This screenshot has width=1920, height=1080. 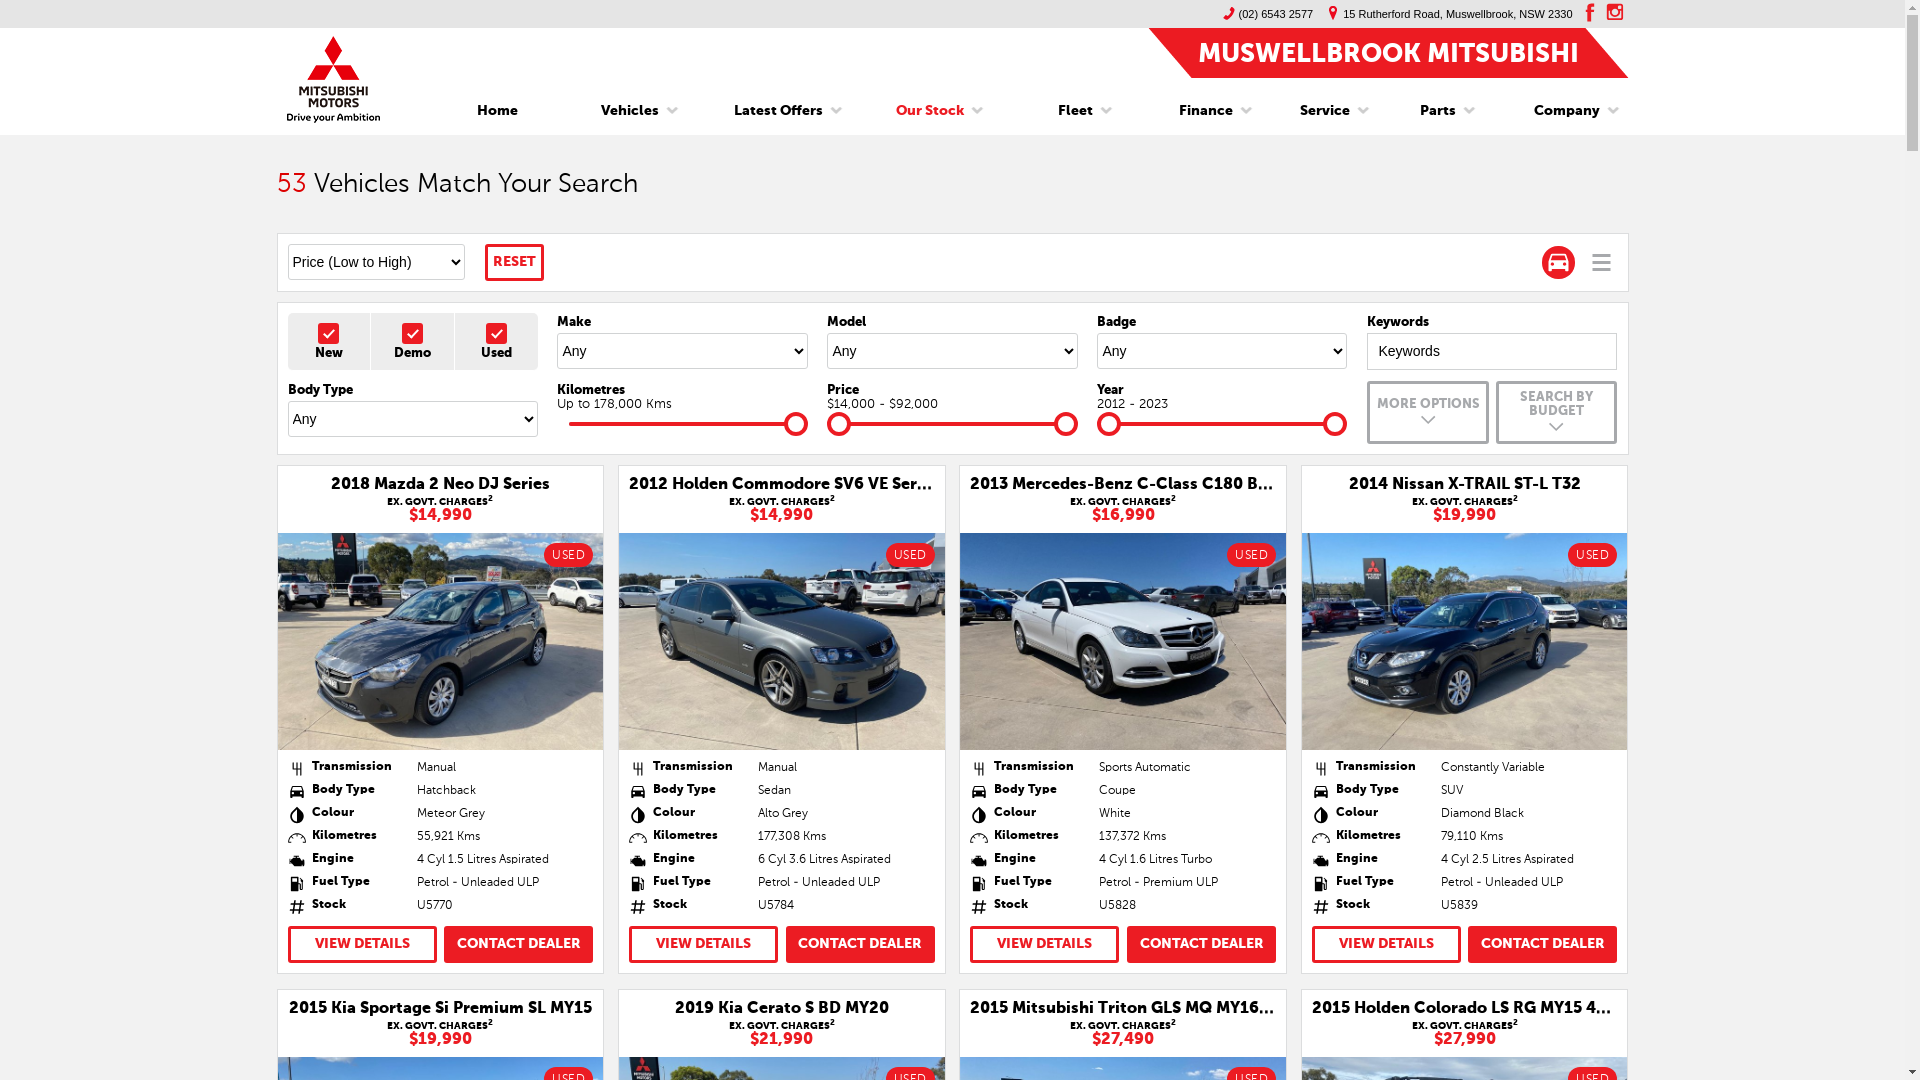 What do you see at coordinates (1387, 52) in the screenshot?
I see `'MUSWELLBROOK MITSUBISHI'` at bounding box center [1387, 52].